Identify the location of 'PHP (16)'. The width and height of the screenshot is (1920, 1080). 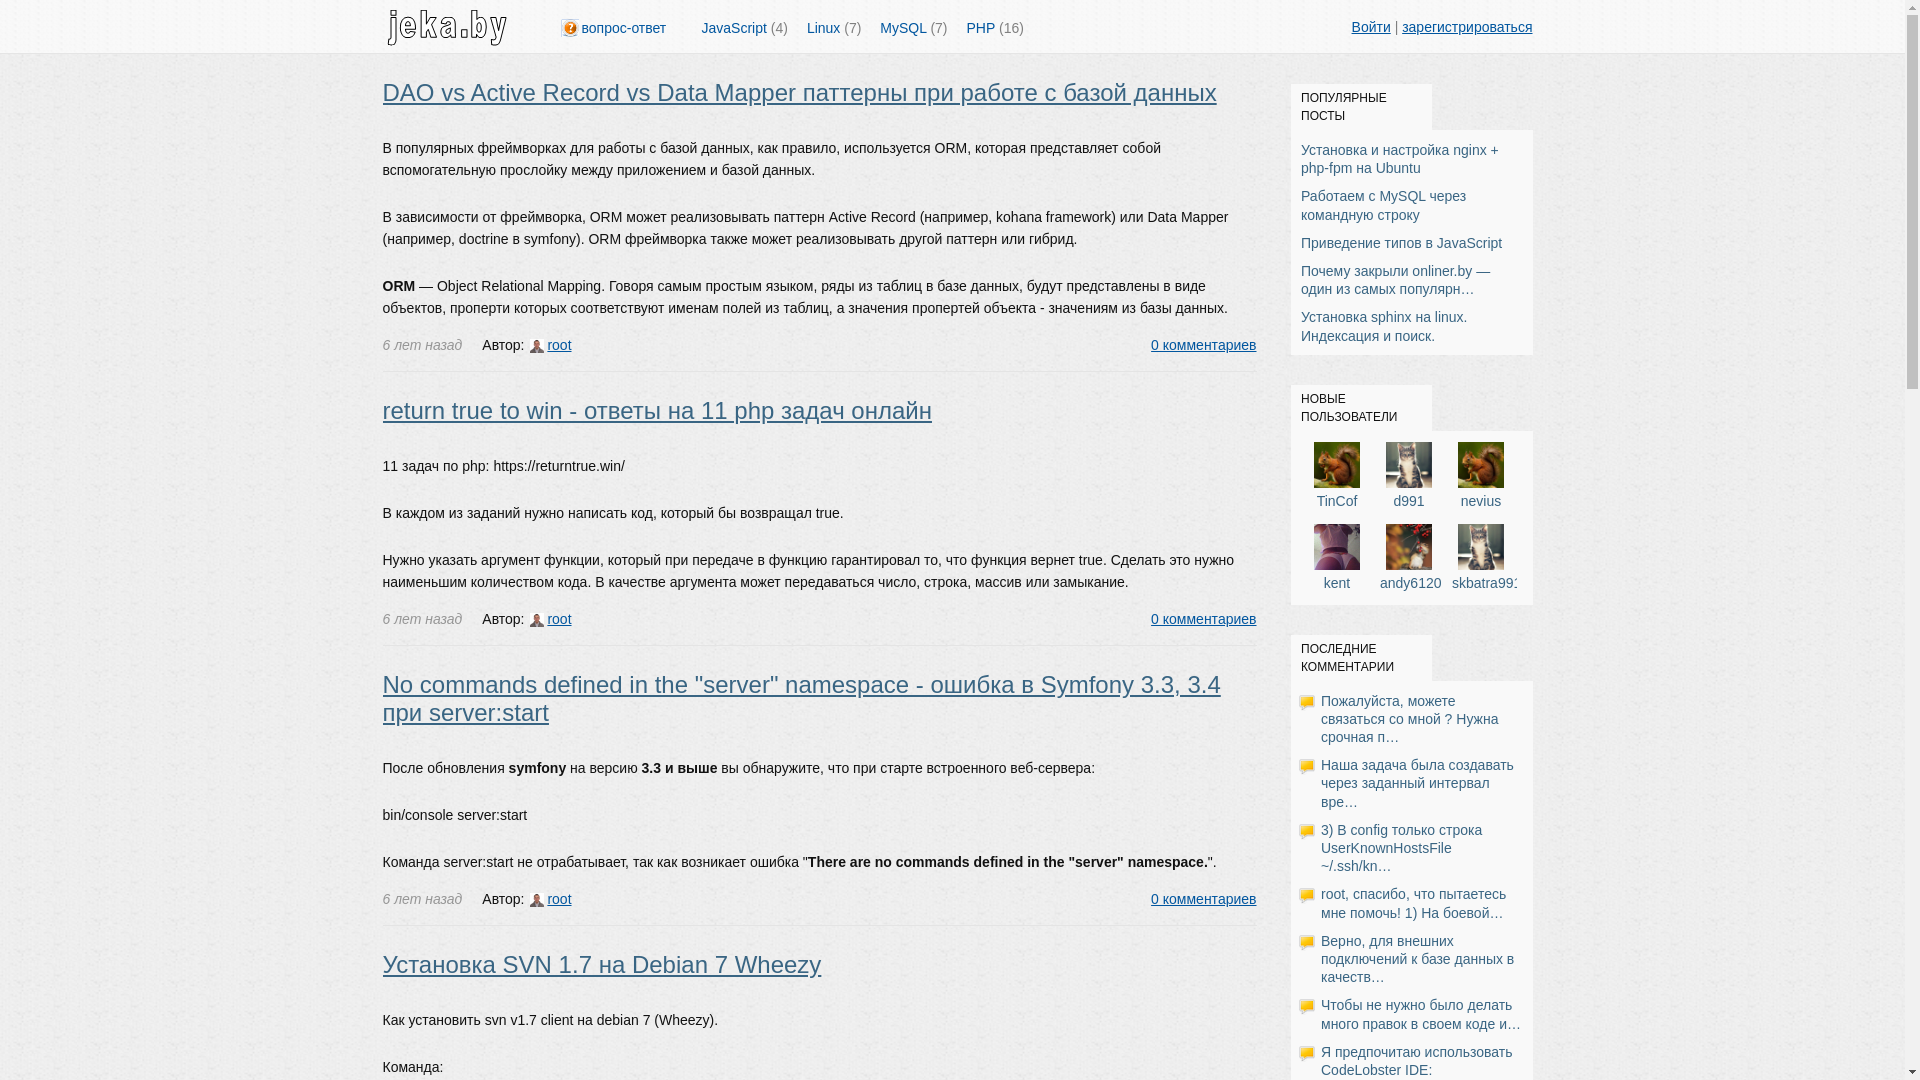
(995, 27).